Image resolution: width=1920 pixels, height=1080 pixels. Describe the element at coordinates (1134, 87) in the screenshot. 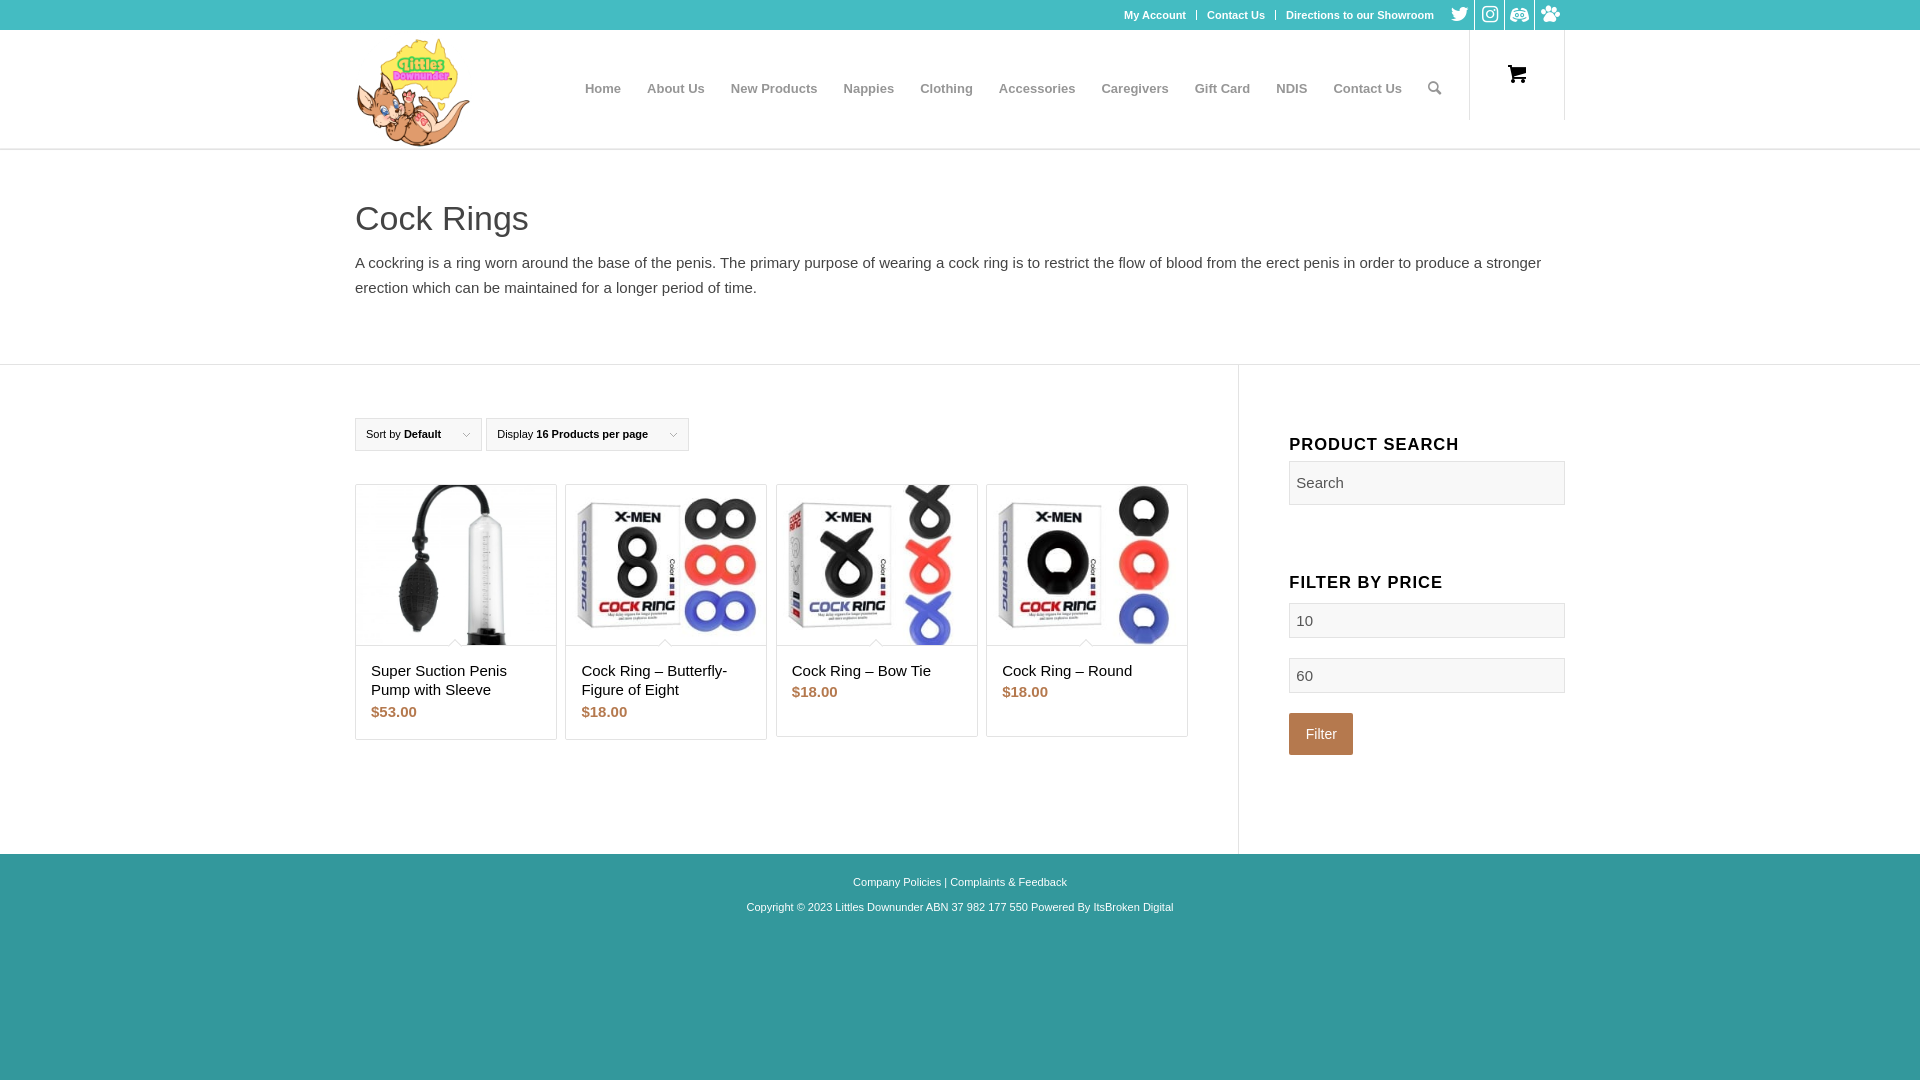

I see `'Caregivers'` at that location.